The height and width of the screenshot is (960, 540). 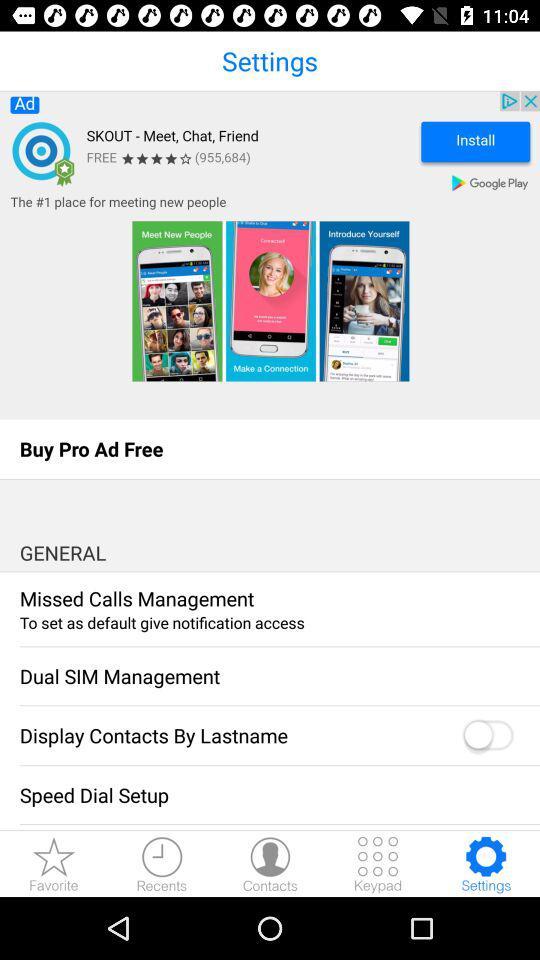 What do you see at coordinates (486, 735) in the screenshot?
I see `display contacts by lastname` at bounding box center [486, 735].